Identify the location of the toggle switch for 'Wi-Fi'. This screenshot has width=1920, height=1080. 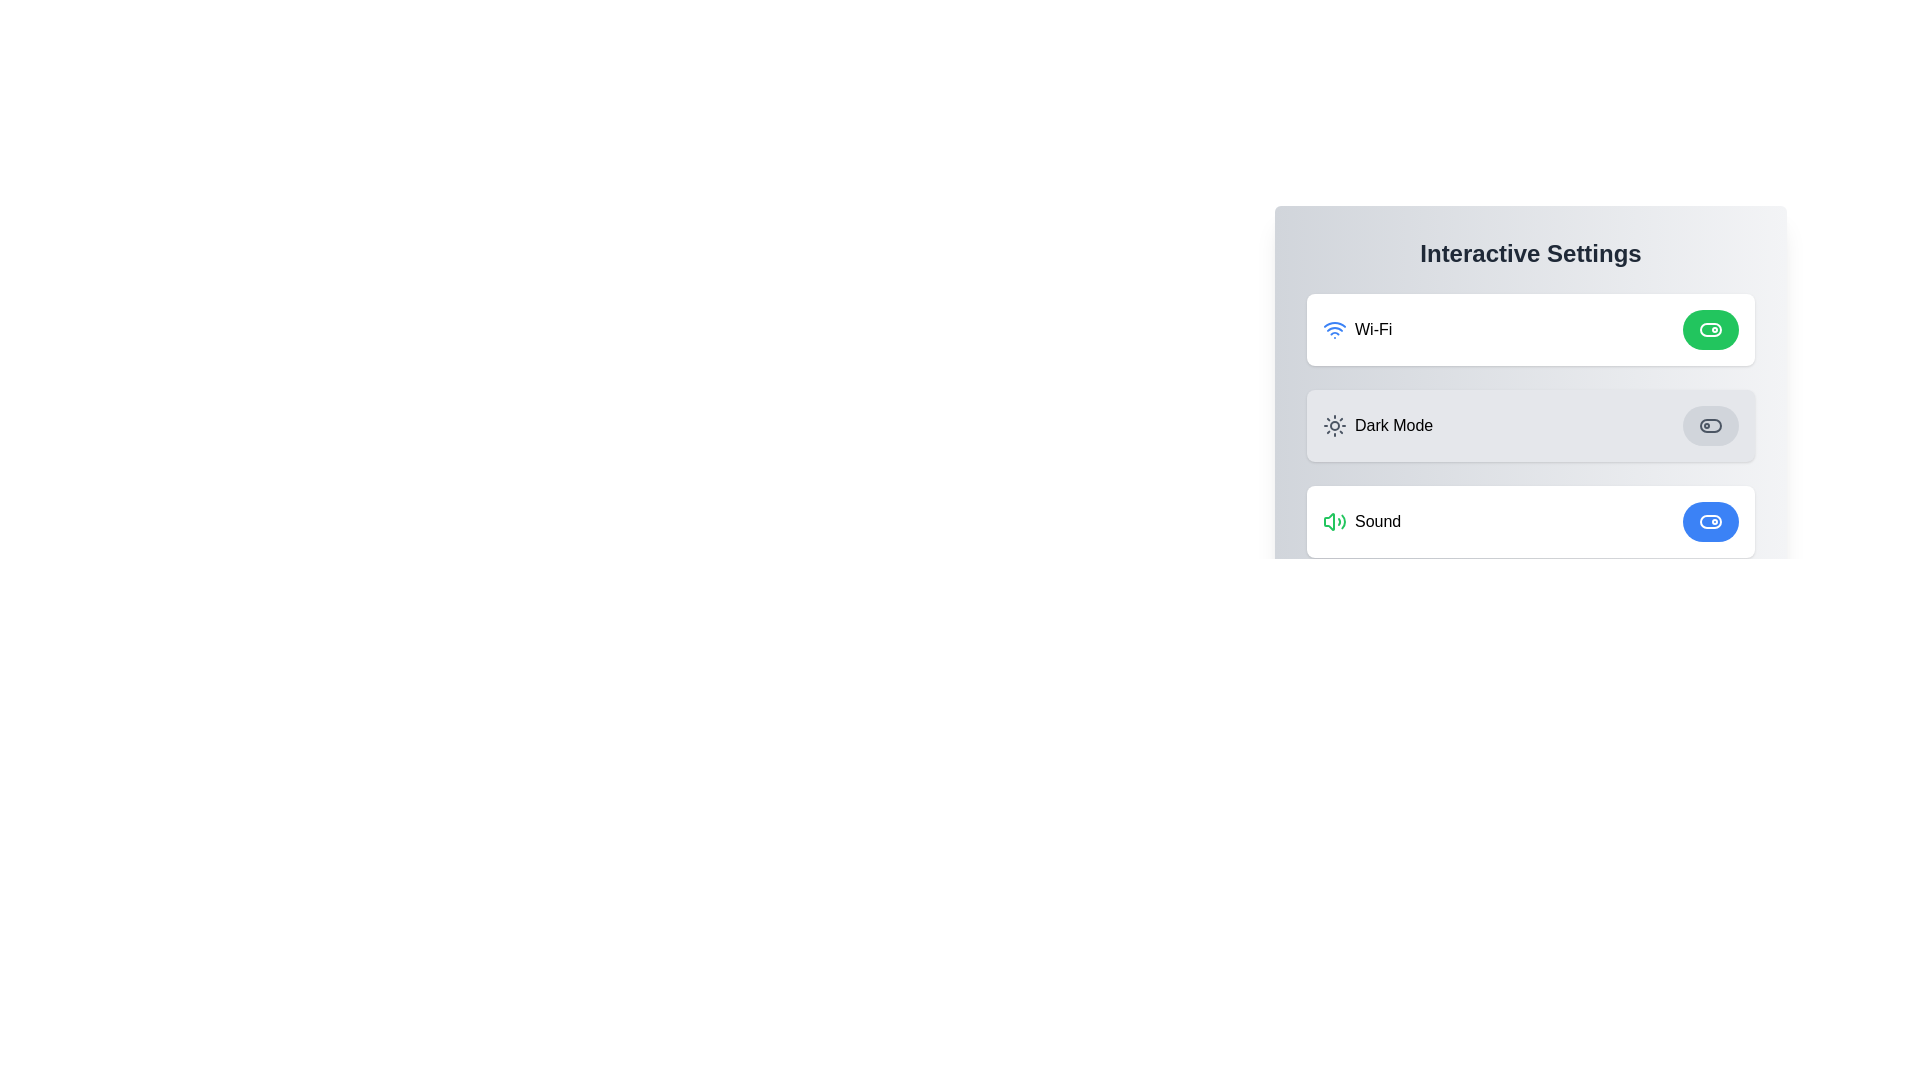
(1709, 329).